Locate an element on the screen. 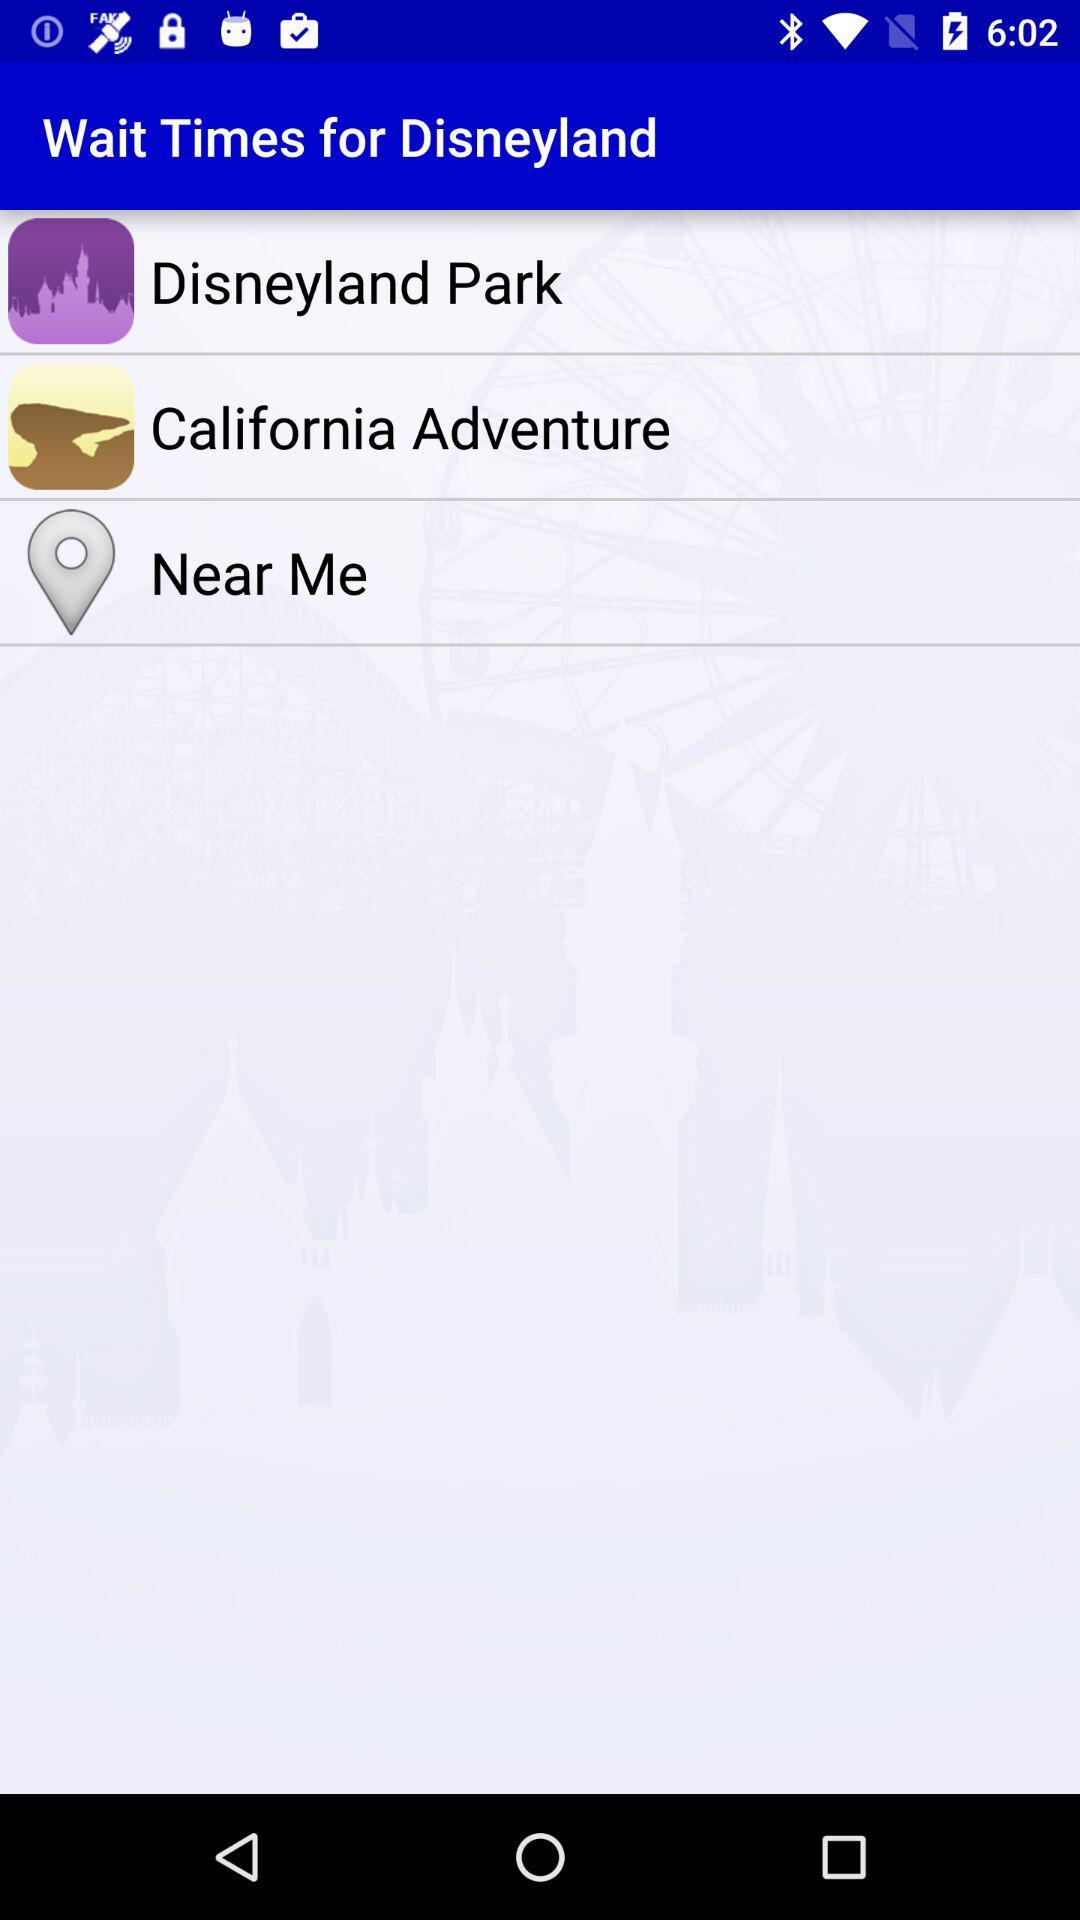 The height and width of the screenshot is (1920, 1080). item below the disneyland park is located at coordinates (609, 425).